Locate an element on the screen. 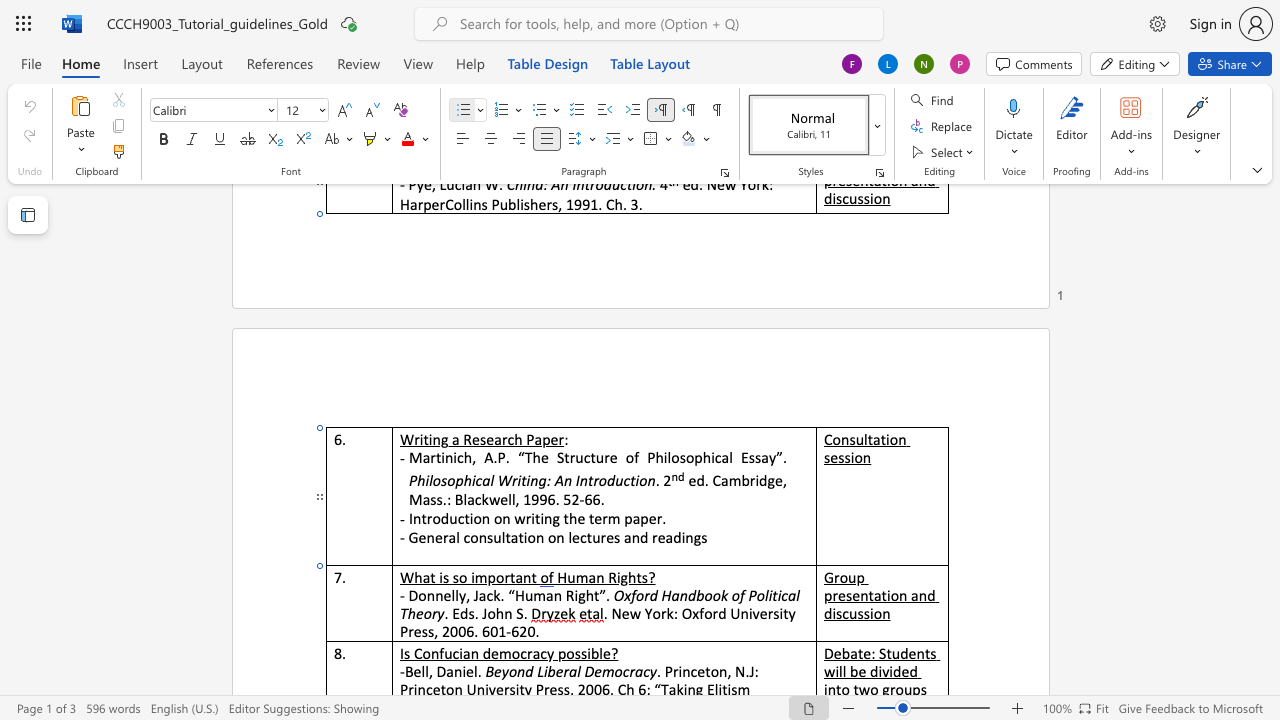 This screenshot has height=720, width=1280. the space between the continuous character "h" and "e" in the text is located at coordinates (576, 517).